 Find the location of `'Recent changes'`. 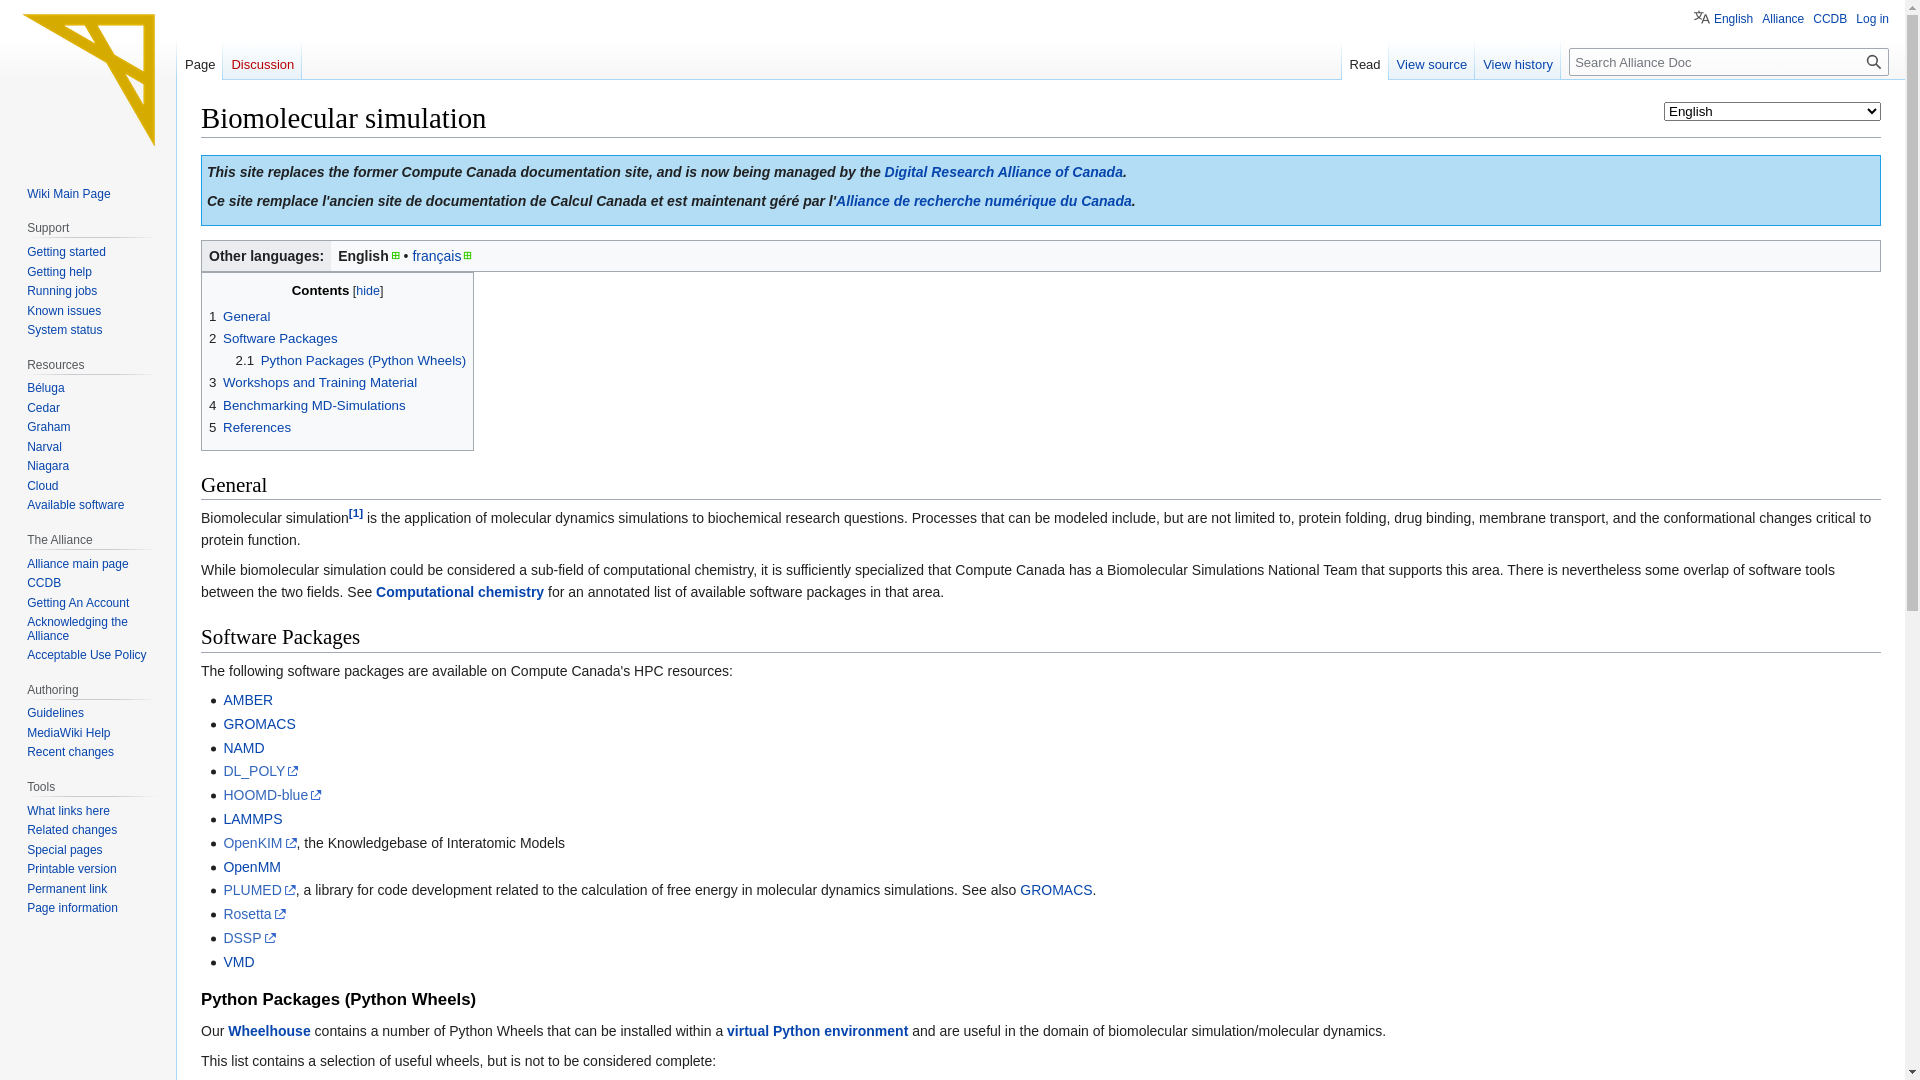

'Recent changes' is located at coordinates (70, 752).